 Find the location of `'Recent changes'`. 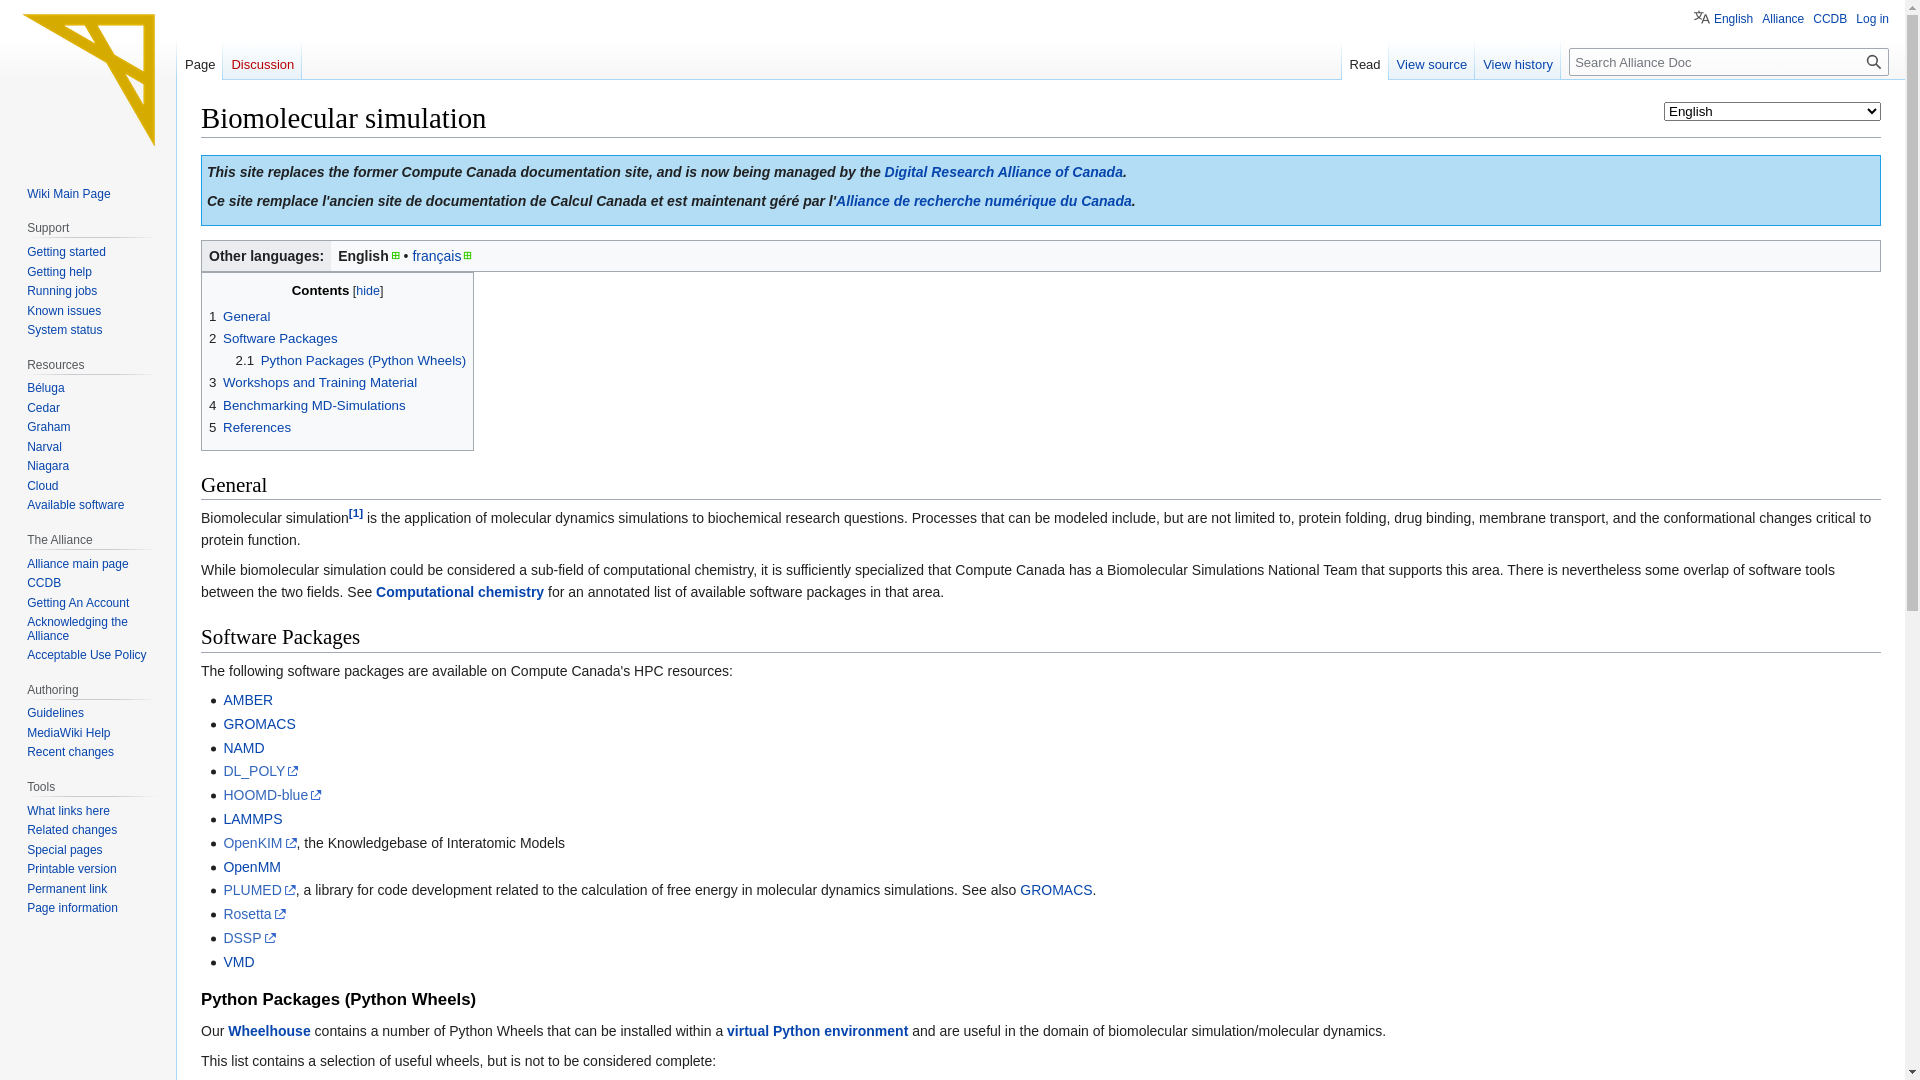

'Recent changes' is located at coordinates (70, 752).